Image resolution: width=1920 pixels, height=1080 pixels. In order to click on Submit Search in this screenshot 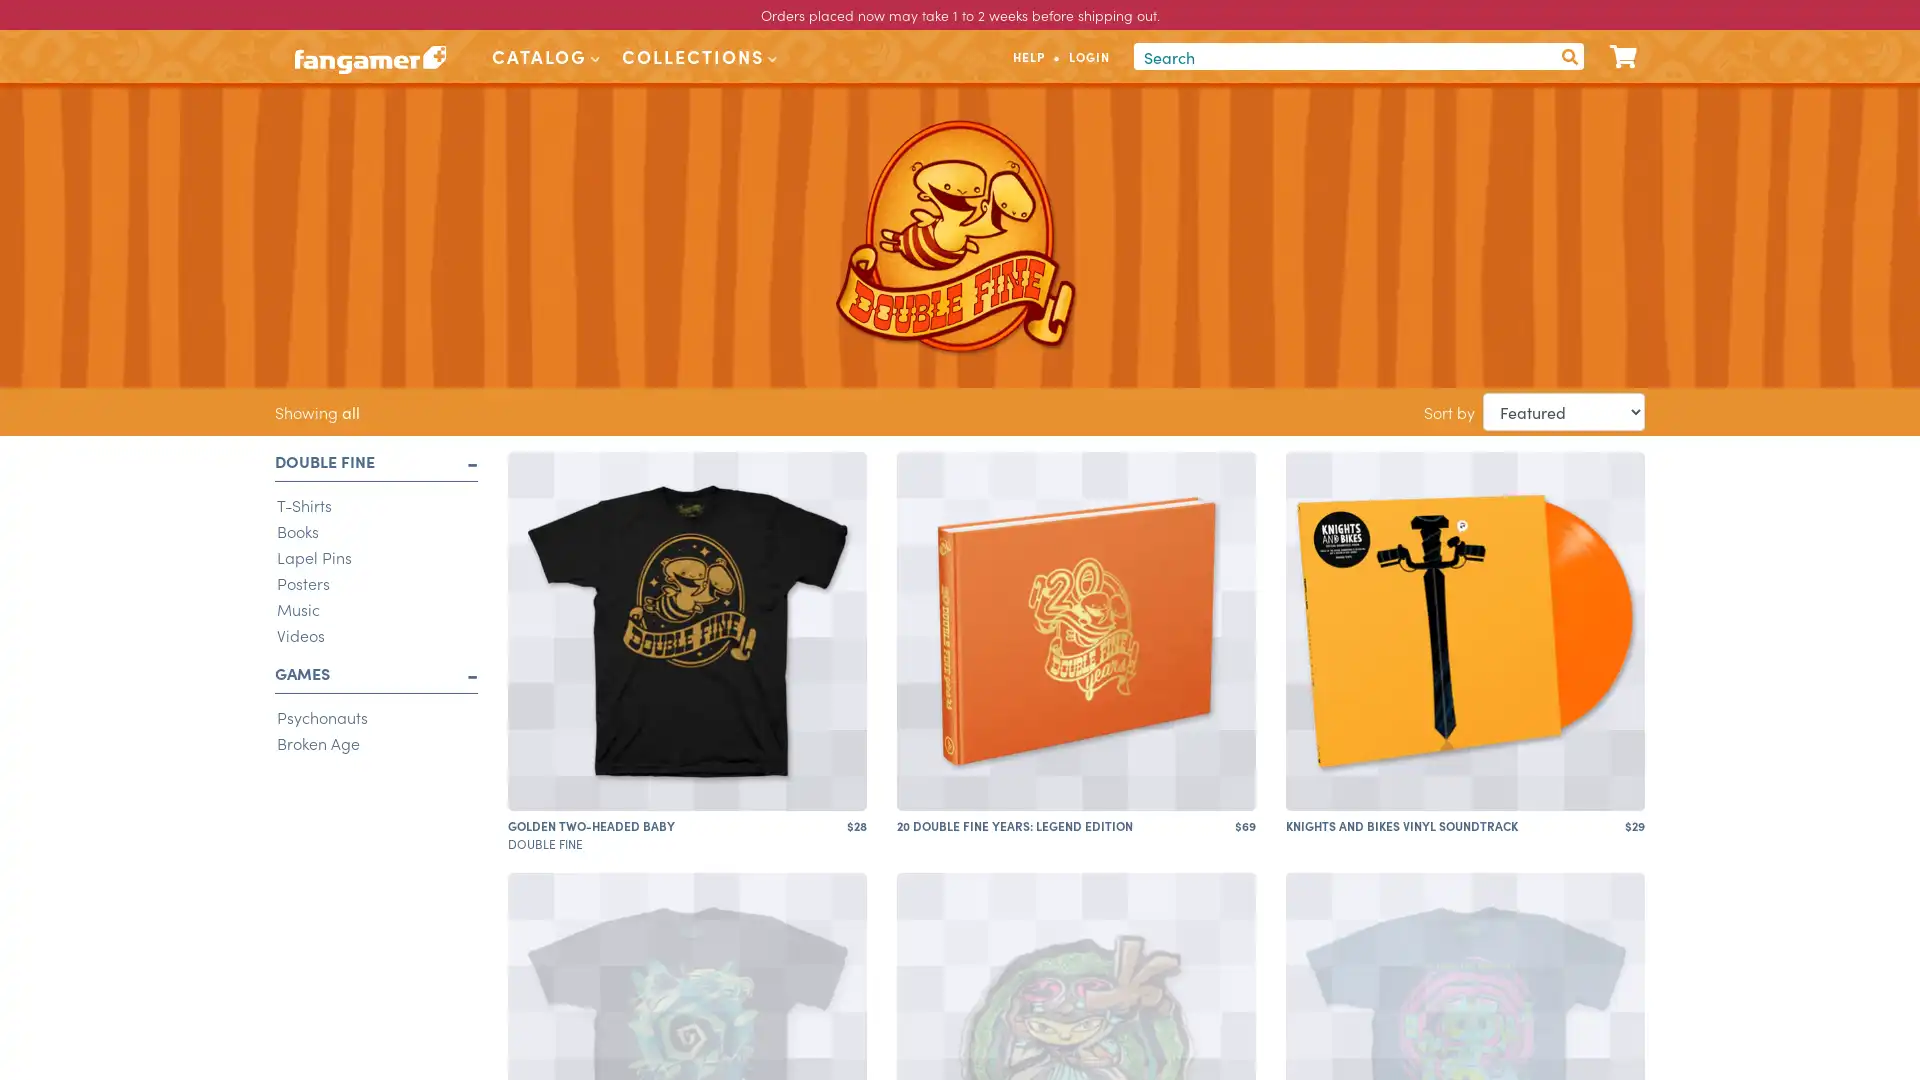, I will do `click(1568, 55)`.